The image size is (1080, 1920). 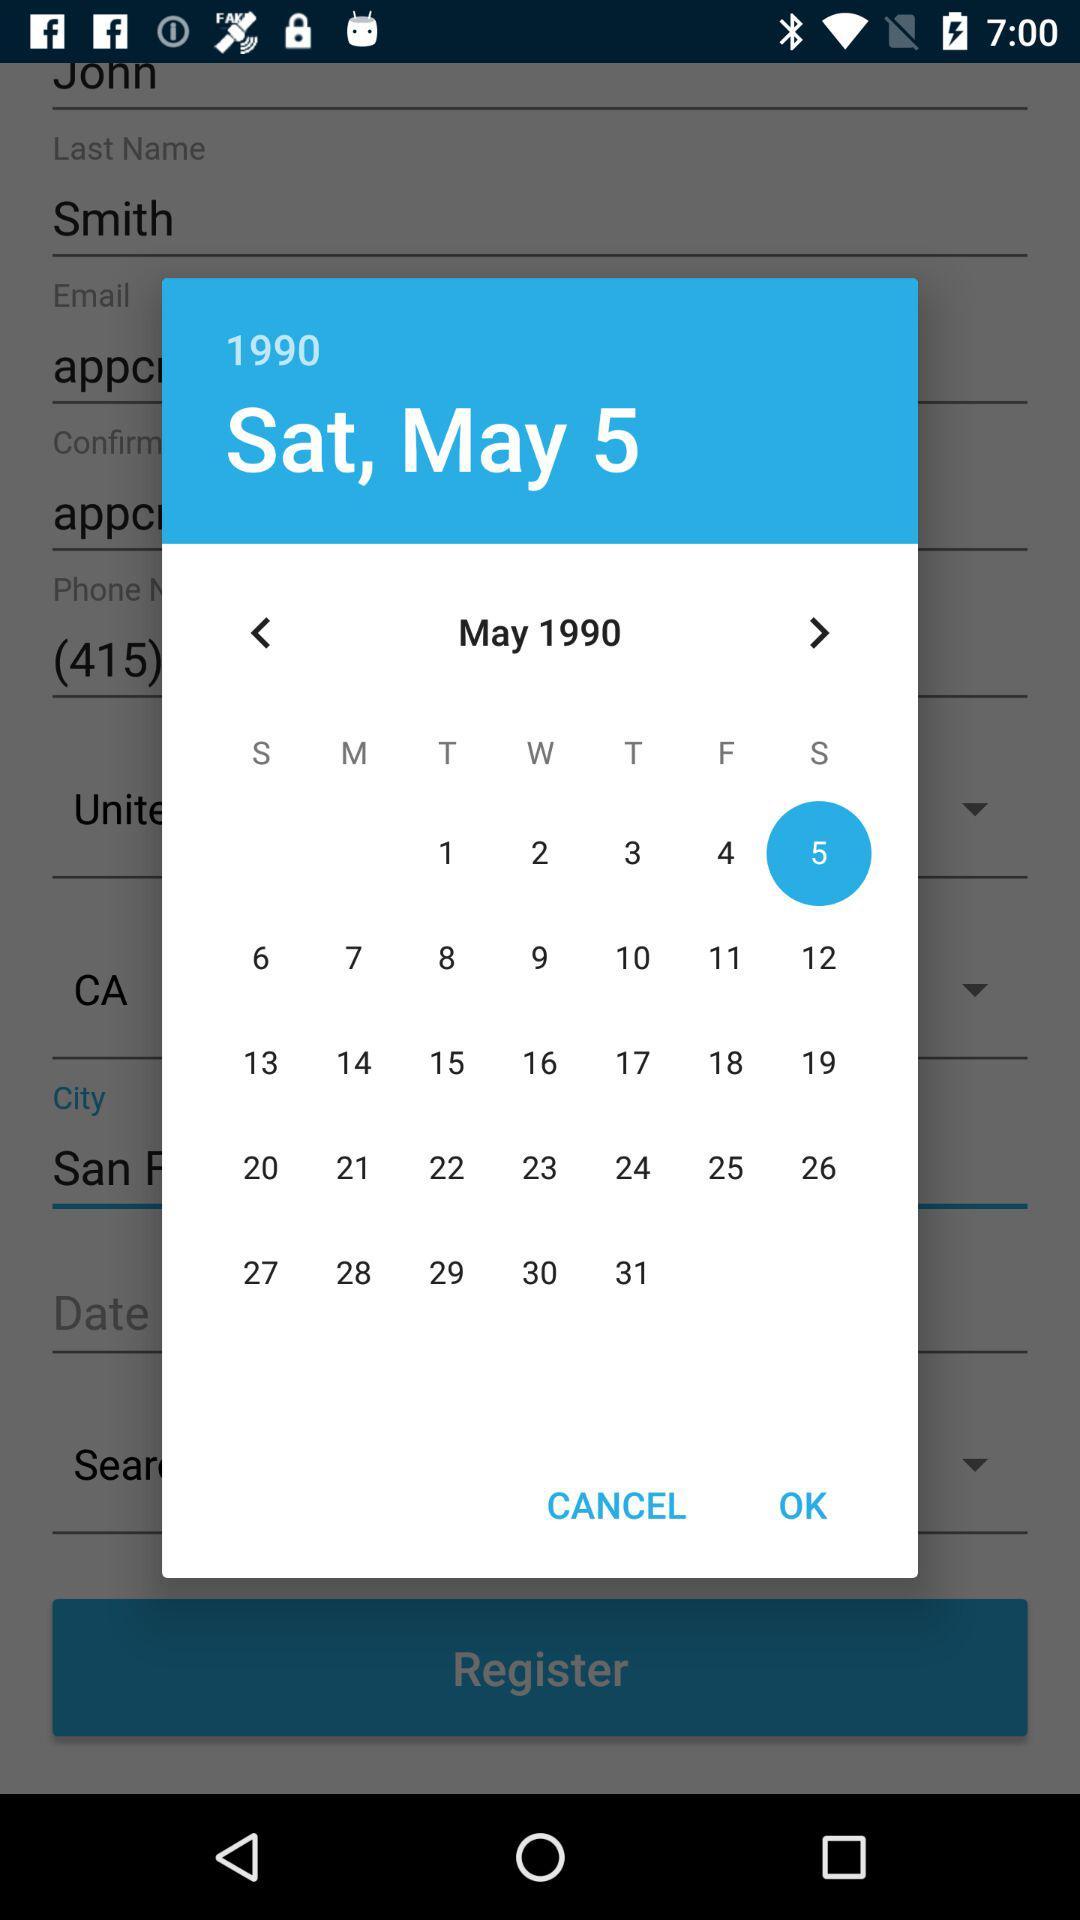 I want to click on sat, may 5 icon, so click(x=432, y=435).